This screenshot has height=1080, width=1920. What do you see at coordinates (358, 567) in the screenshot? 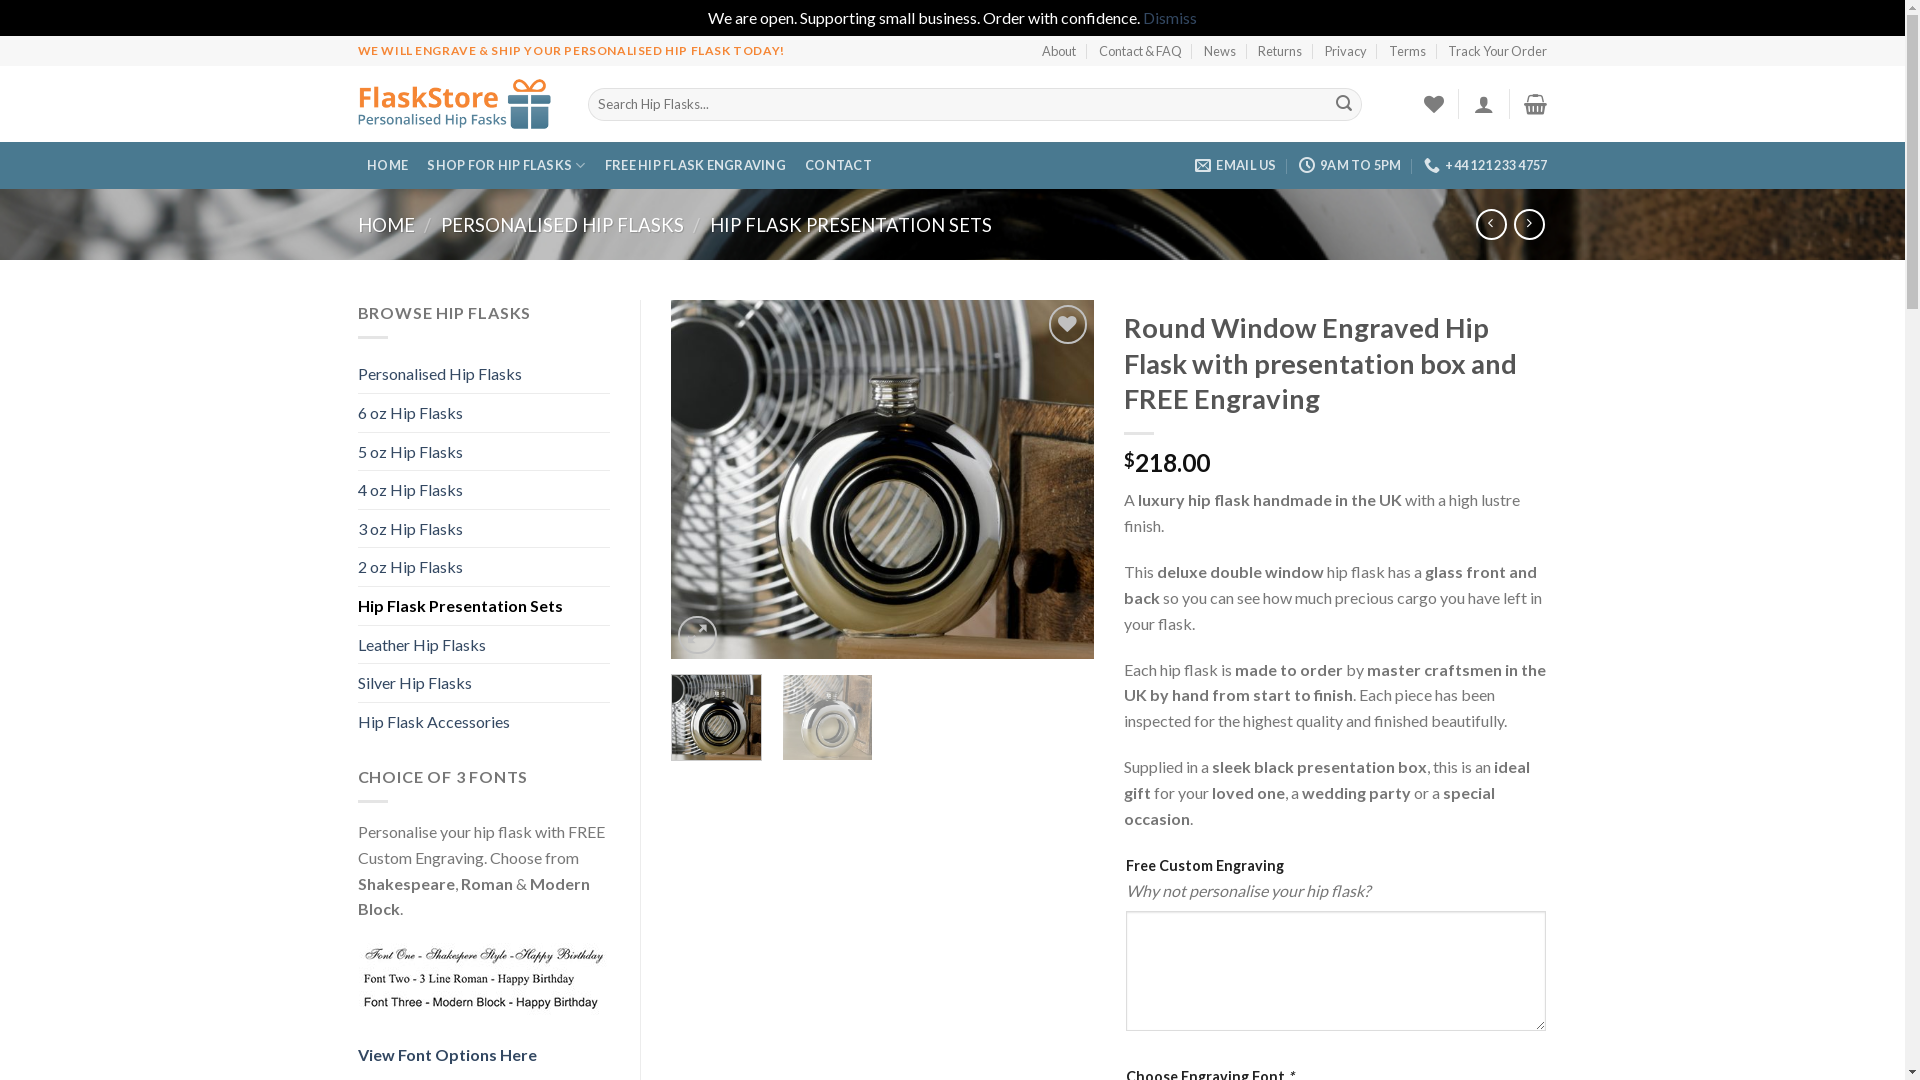
I see `'2 oz Hip Flasks'` at bounding box center [358, 567].